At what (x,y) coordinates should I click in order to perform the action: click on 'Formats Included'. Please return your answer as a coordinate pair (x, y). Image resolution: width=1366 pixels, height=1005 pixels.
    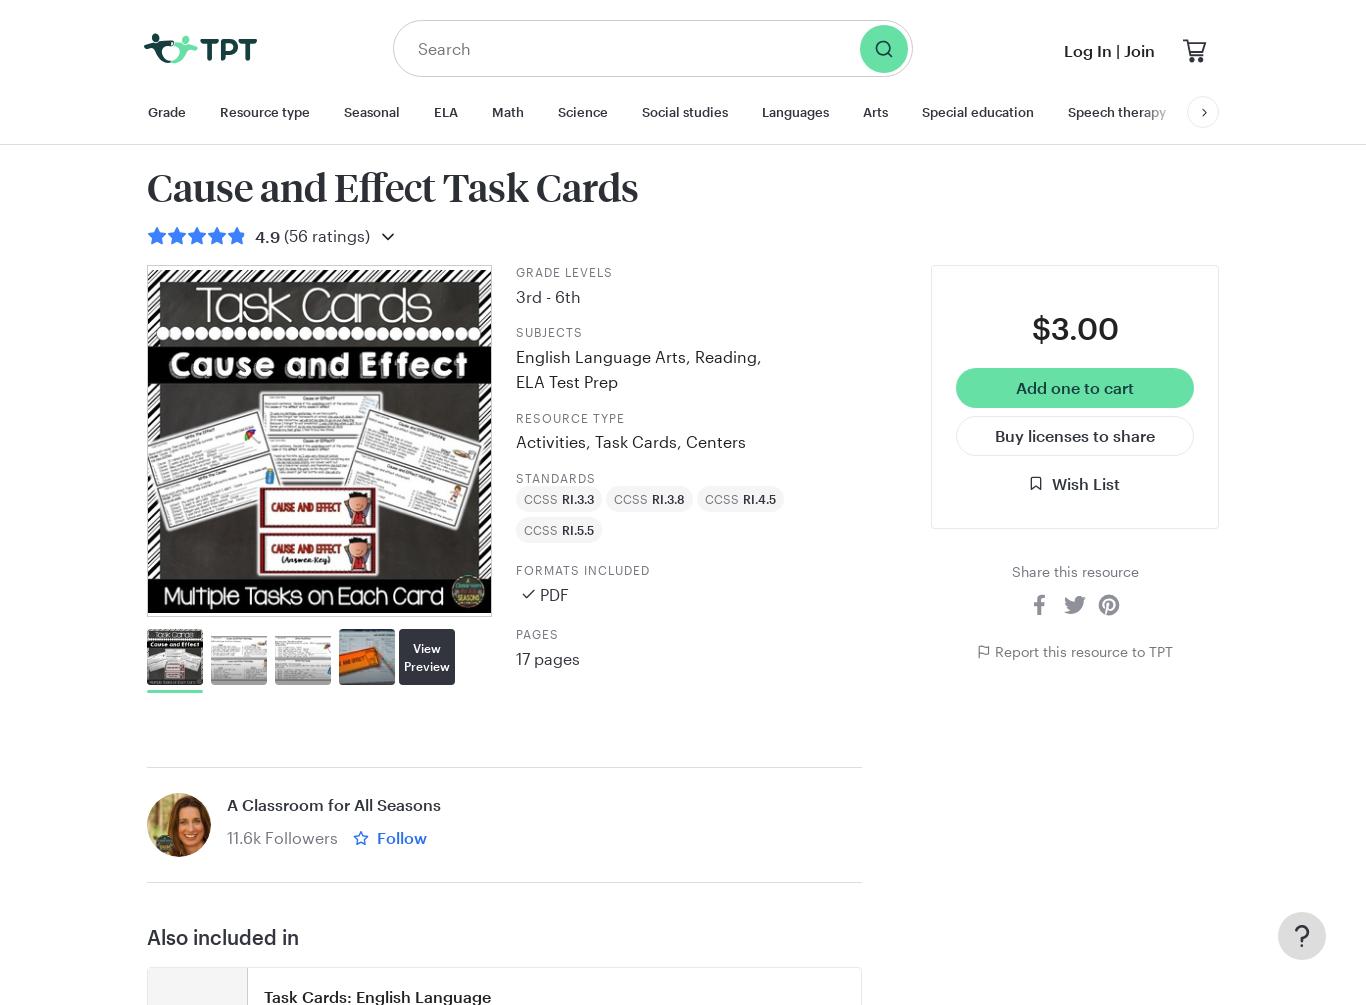
    Looking at the image, I should click on (581, 569).